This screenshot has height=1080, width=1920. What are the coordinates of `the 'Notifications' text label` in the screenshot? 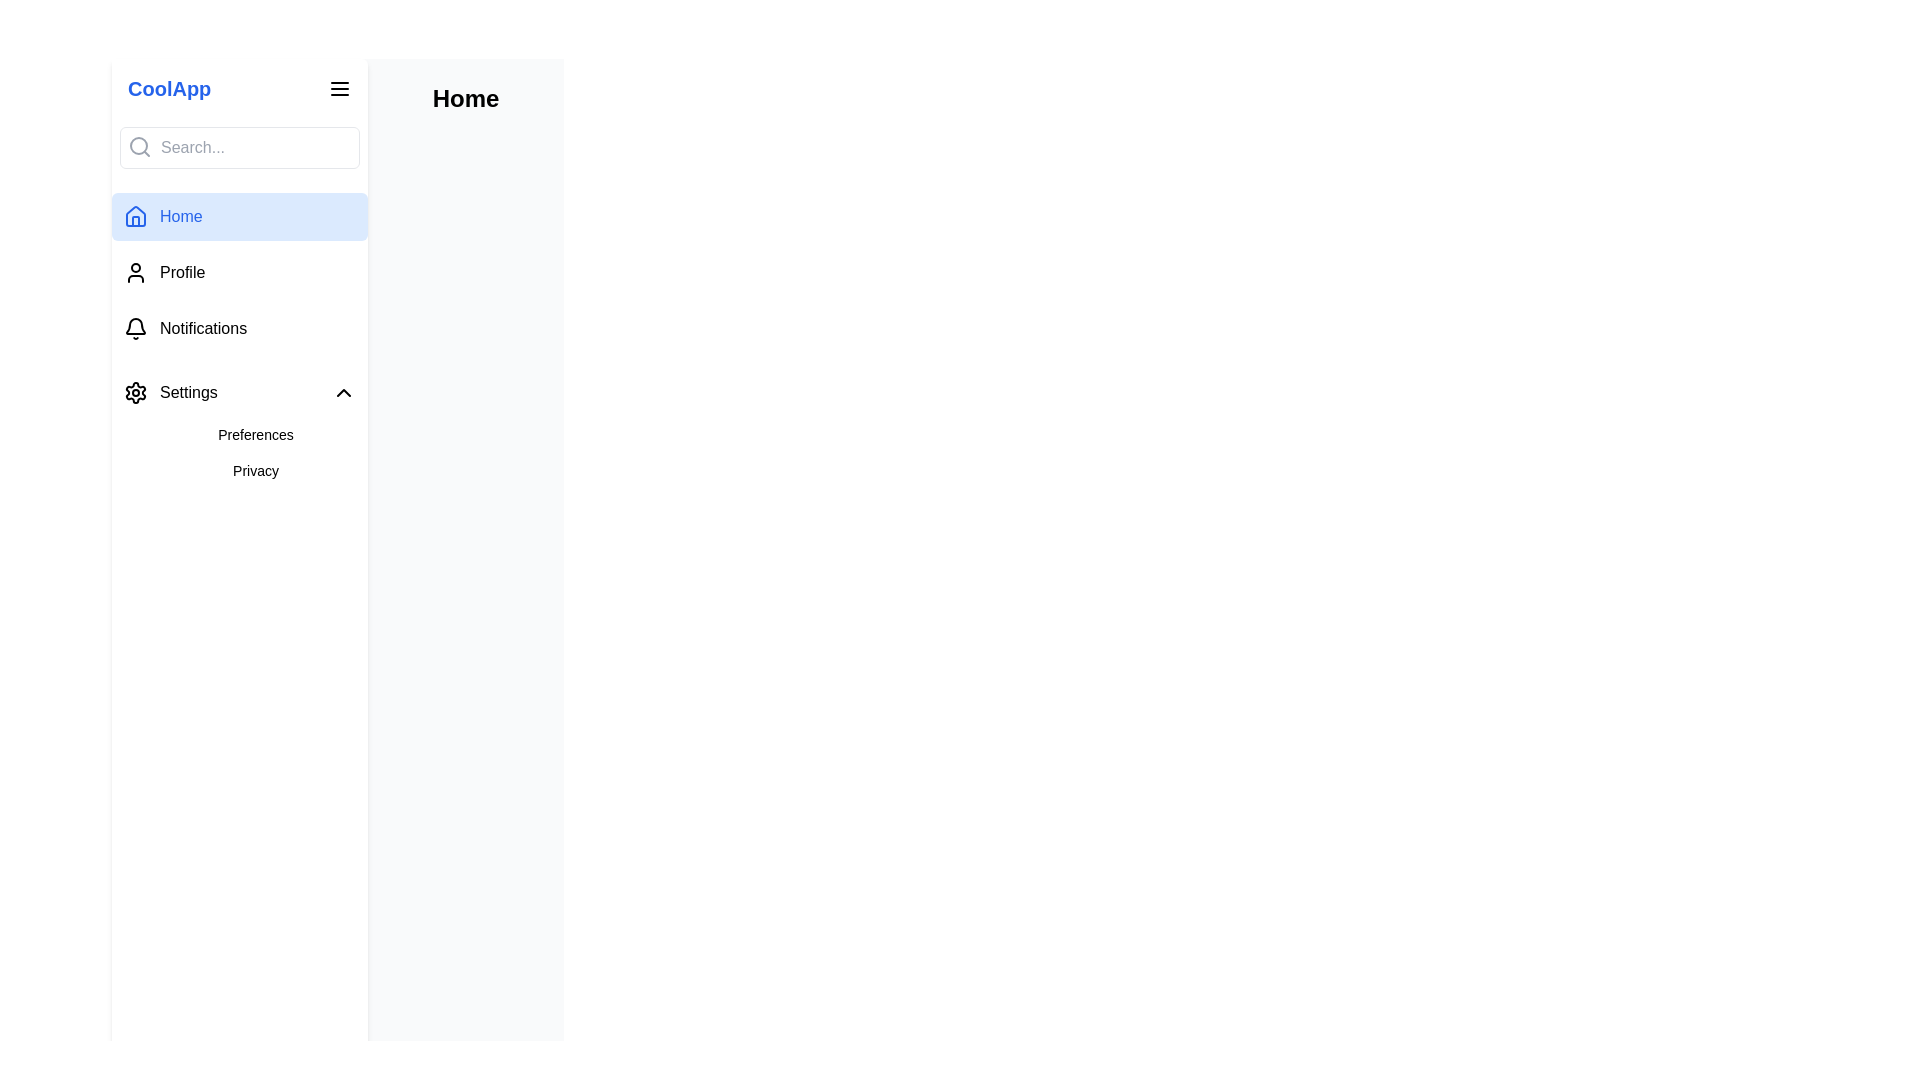 It's located at (203, 327).